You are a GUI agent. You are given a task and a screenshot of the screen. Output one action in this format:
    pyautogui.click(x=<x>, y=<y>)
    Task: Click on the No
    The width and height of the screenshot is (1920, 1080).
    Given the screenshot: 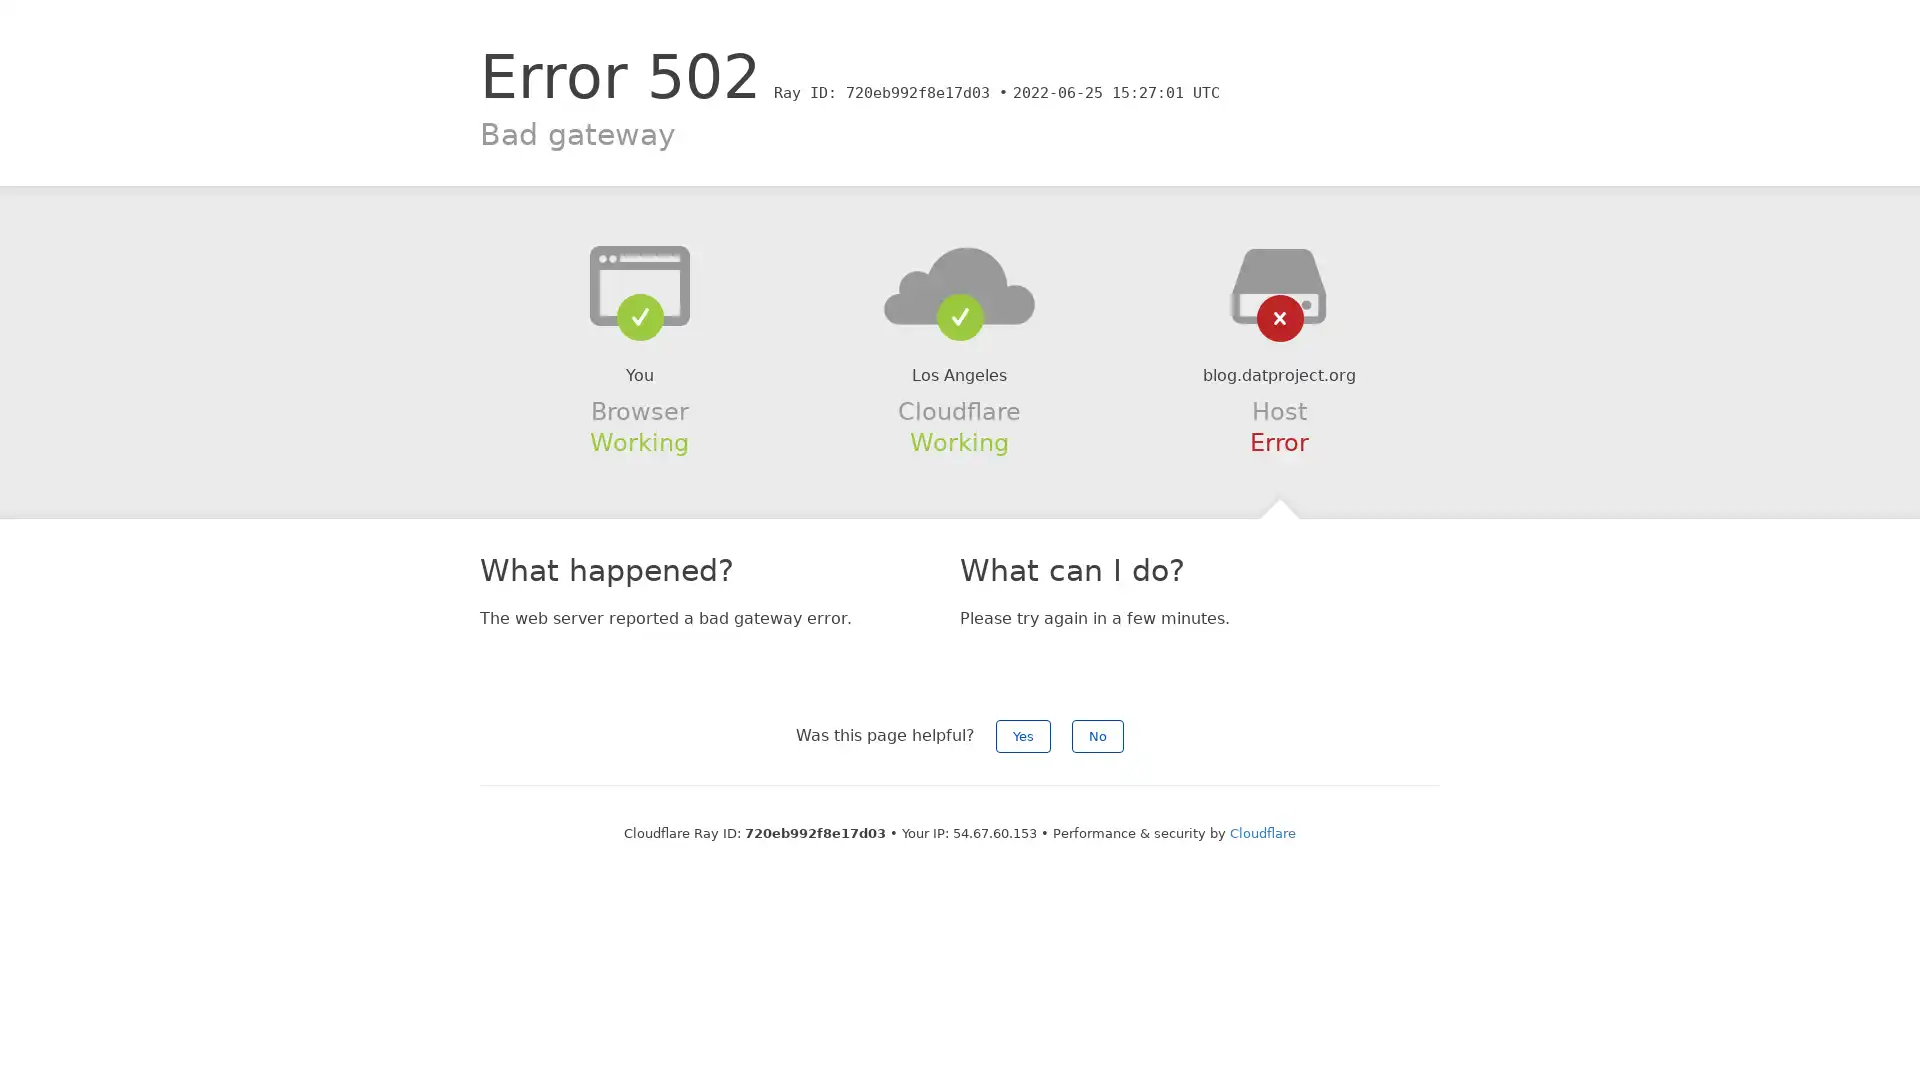 What is the action you would take?
    pyautogui.click(x=1097, y=736)
    